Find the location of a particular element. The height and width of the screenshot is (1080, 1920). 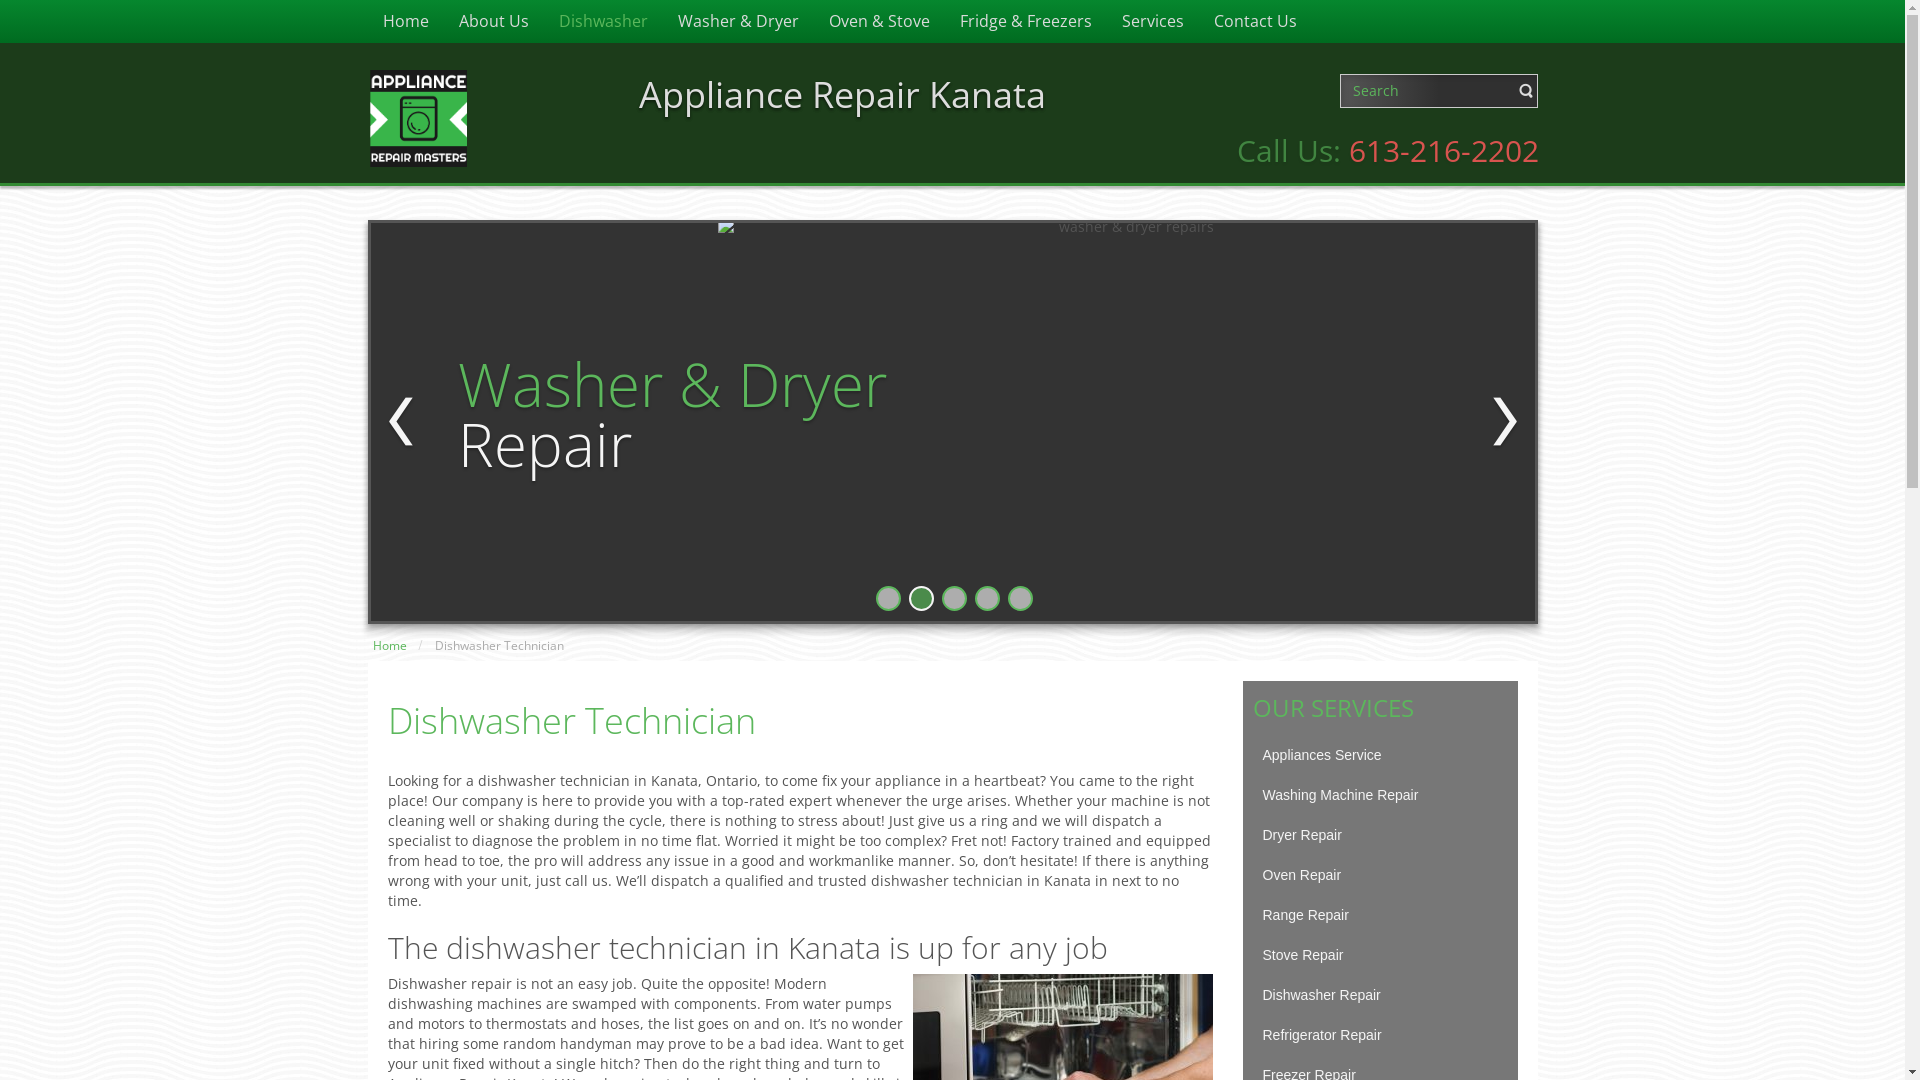

'Dishwasher' is located at coordinates (602, 21).